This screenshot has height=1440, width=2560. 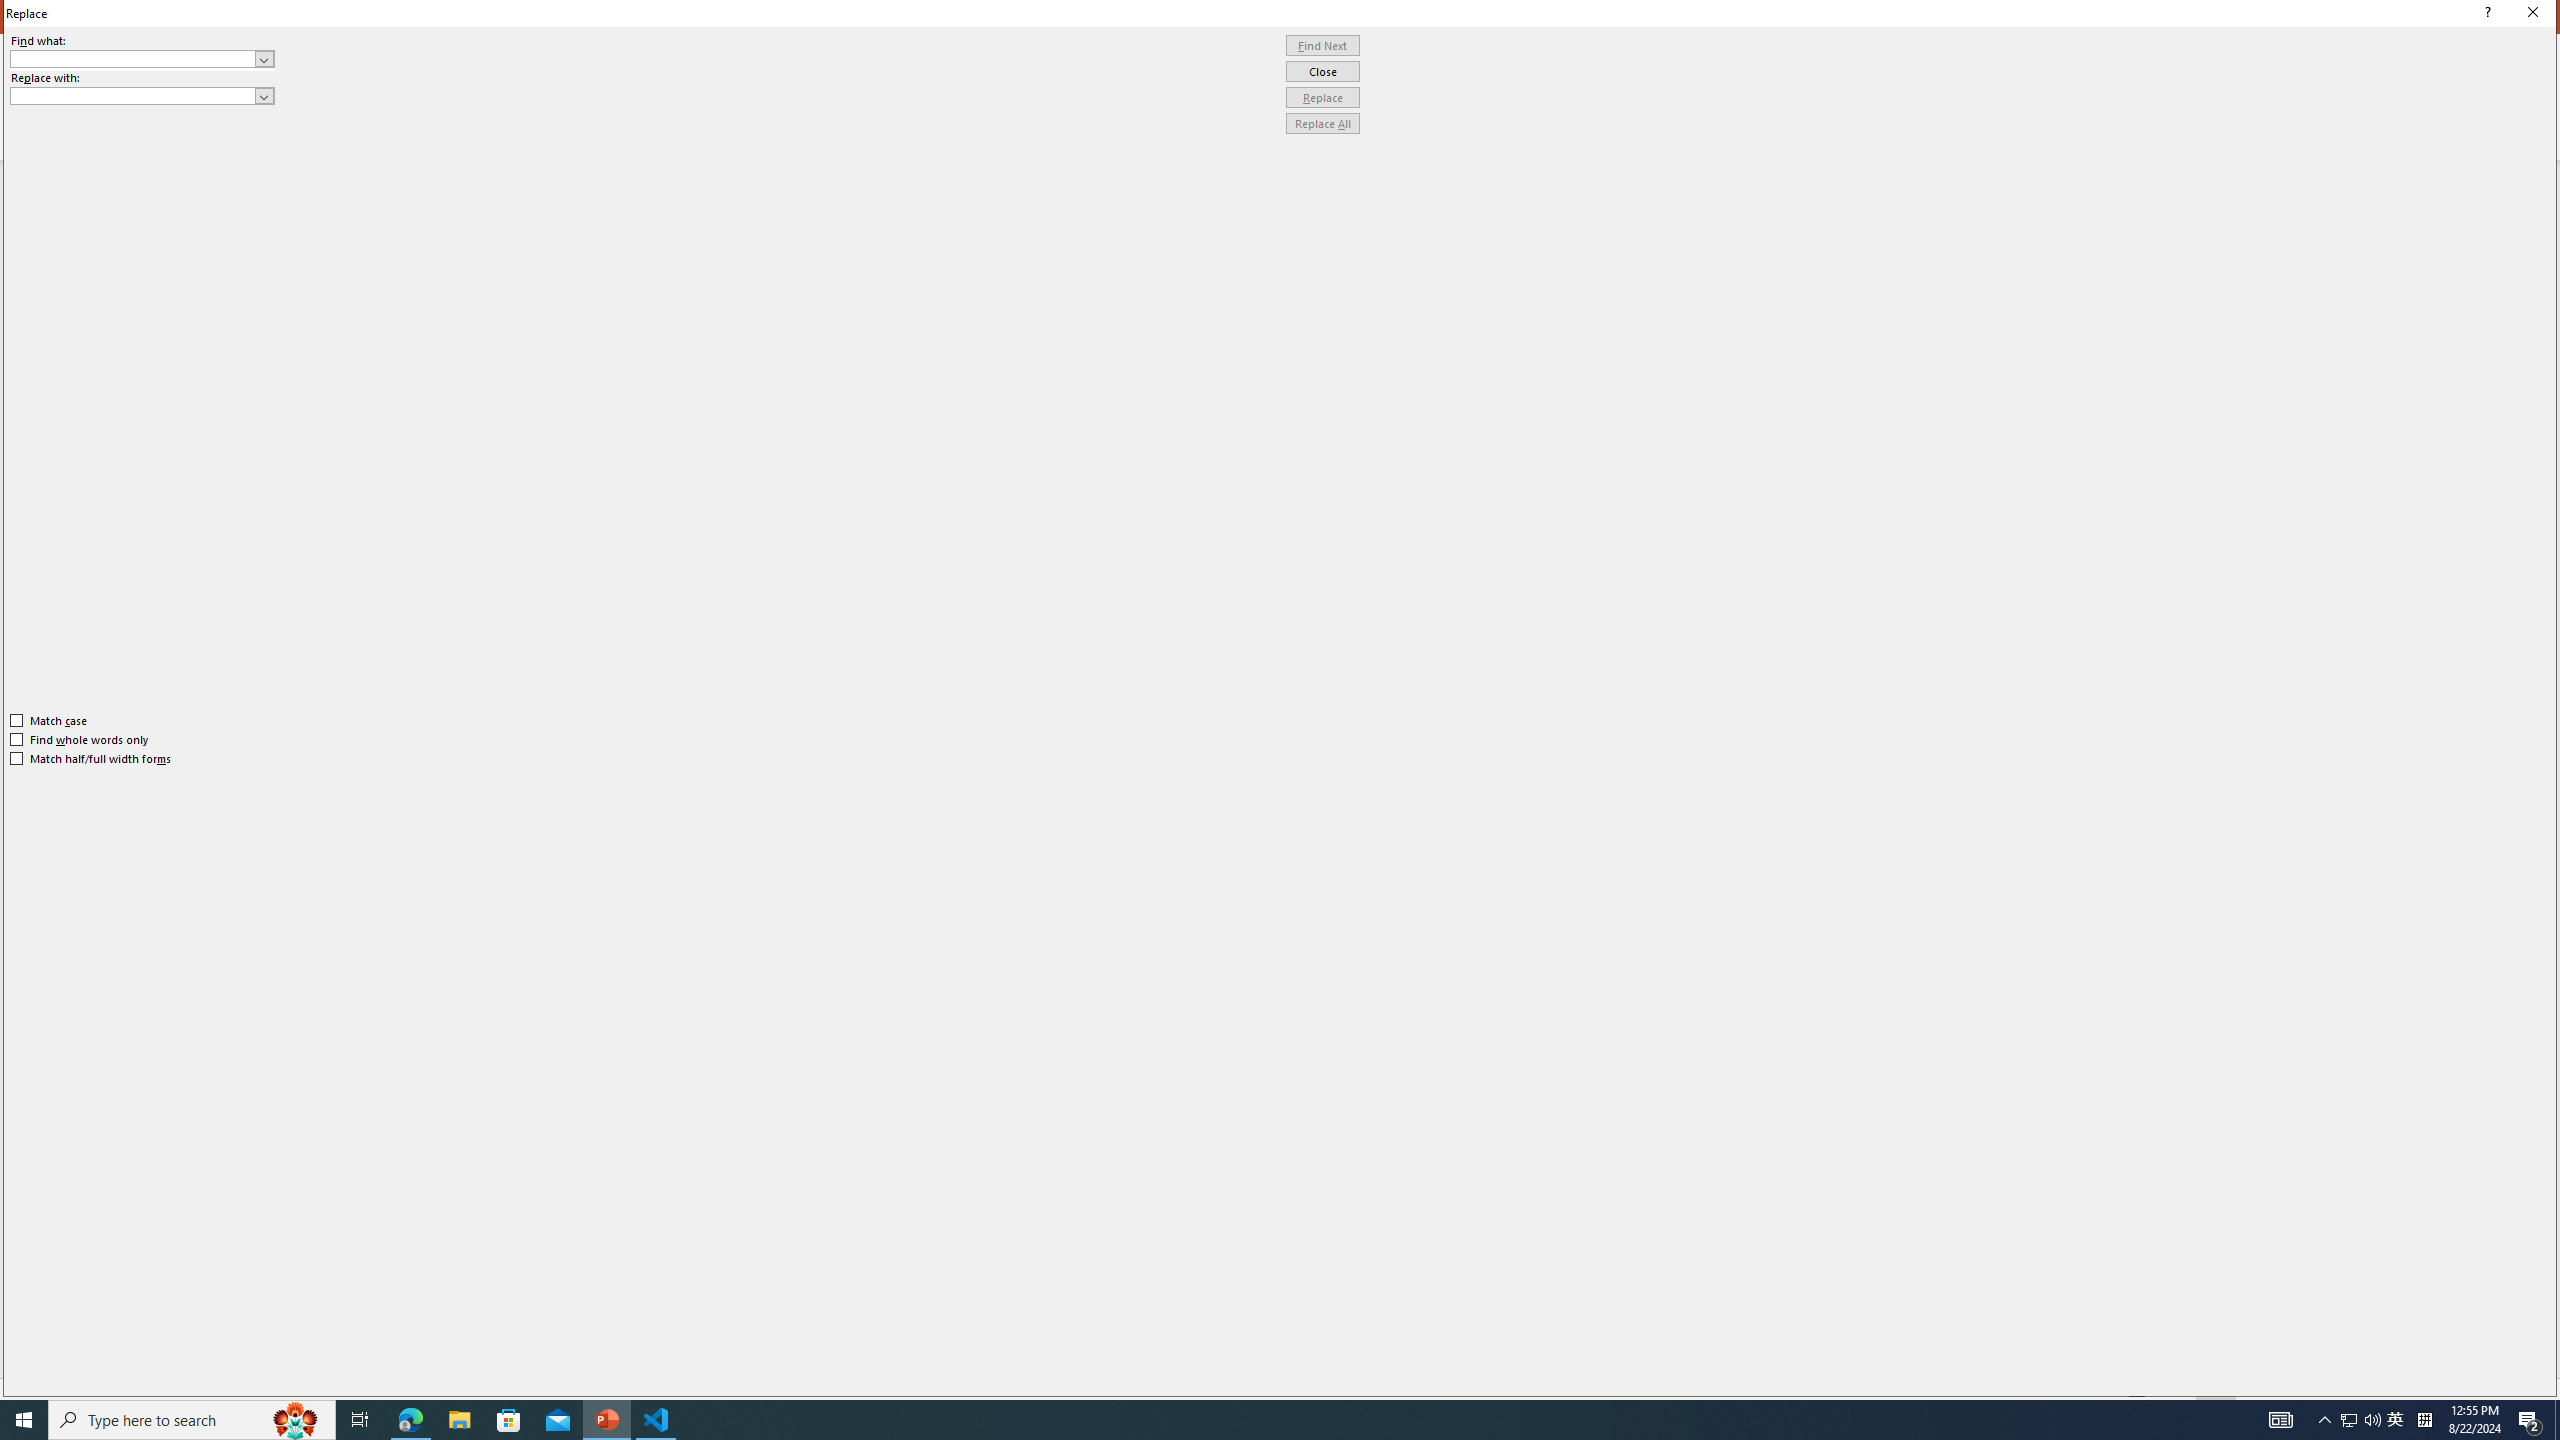 I want to click on 'Find what', so click(x=133, y=58).